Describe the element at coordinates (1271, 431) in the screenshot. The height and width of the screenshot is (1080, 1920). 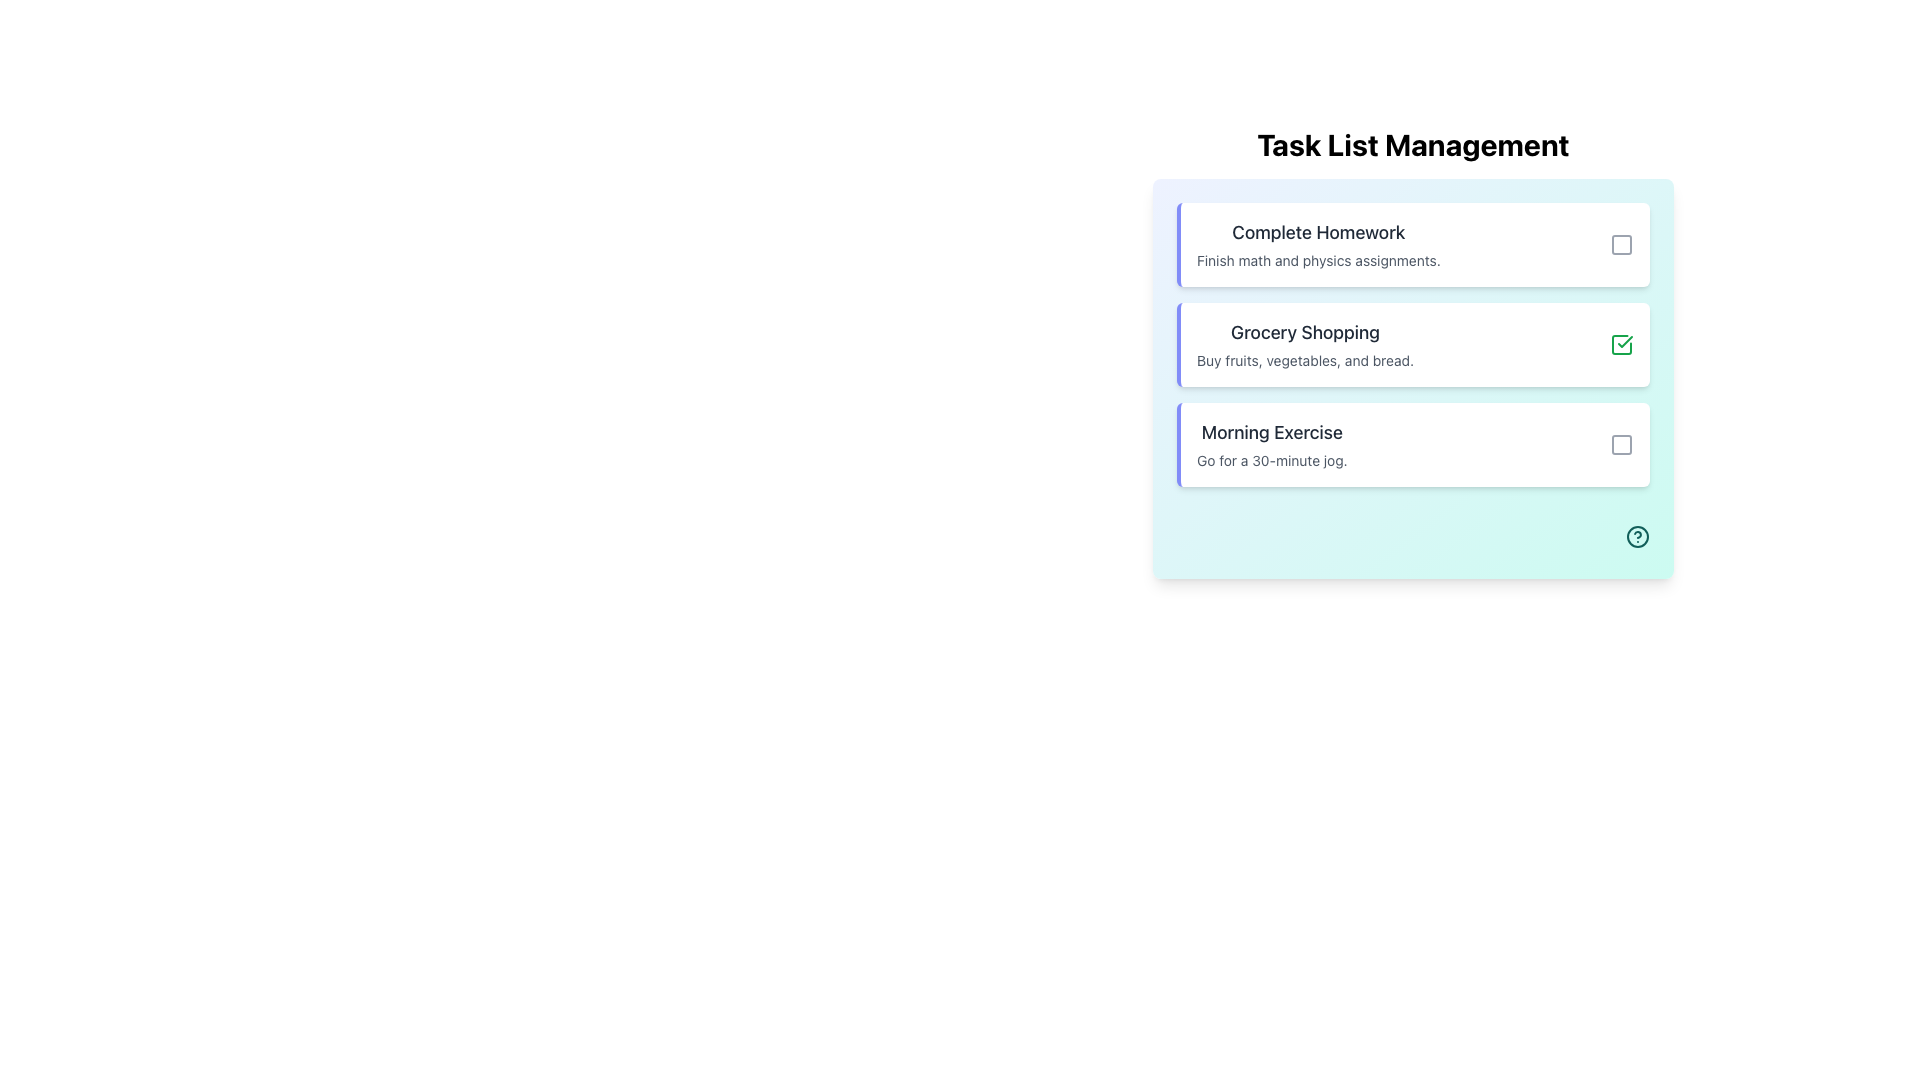
I see `the static text header 'Morning Exercise' which is located in the third task block, positioned above the task description text` at that location.